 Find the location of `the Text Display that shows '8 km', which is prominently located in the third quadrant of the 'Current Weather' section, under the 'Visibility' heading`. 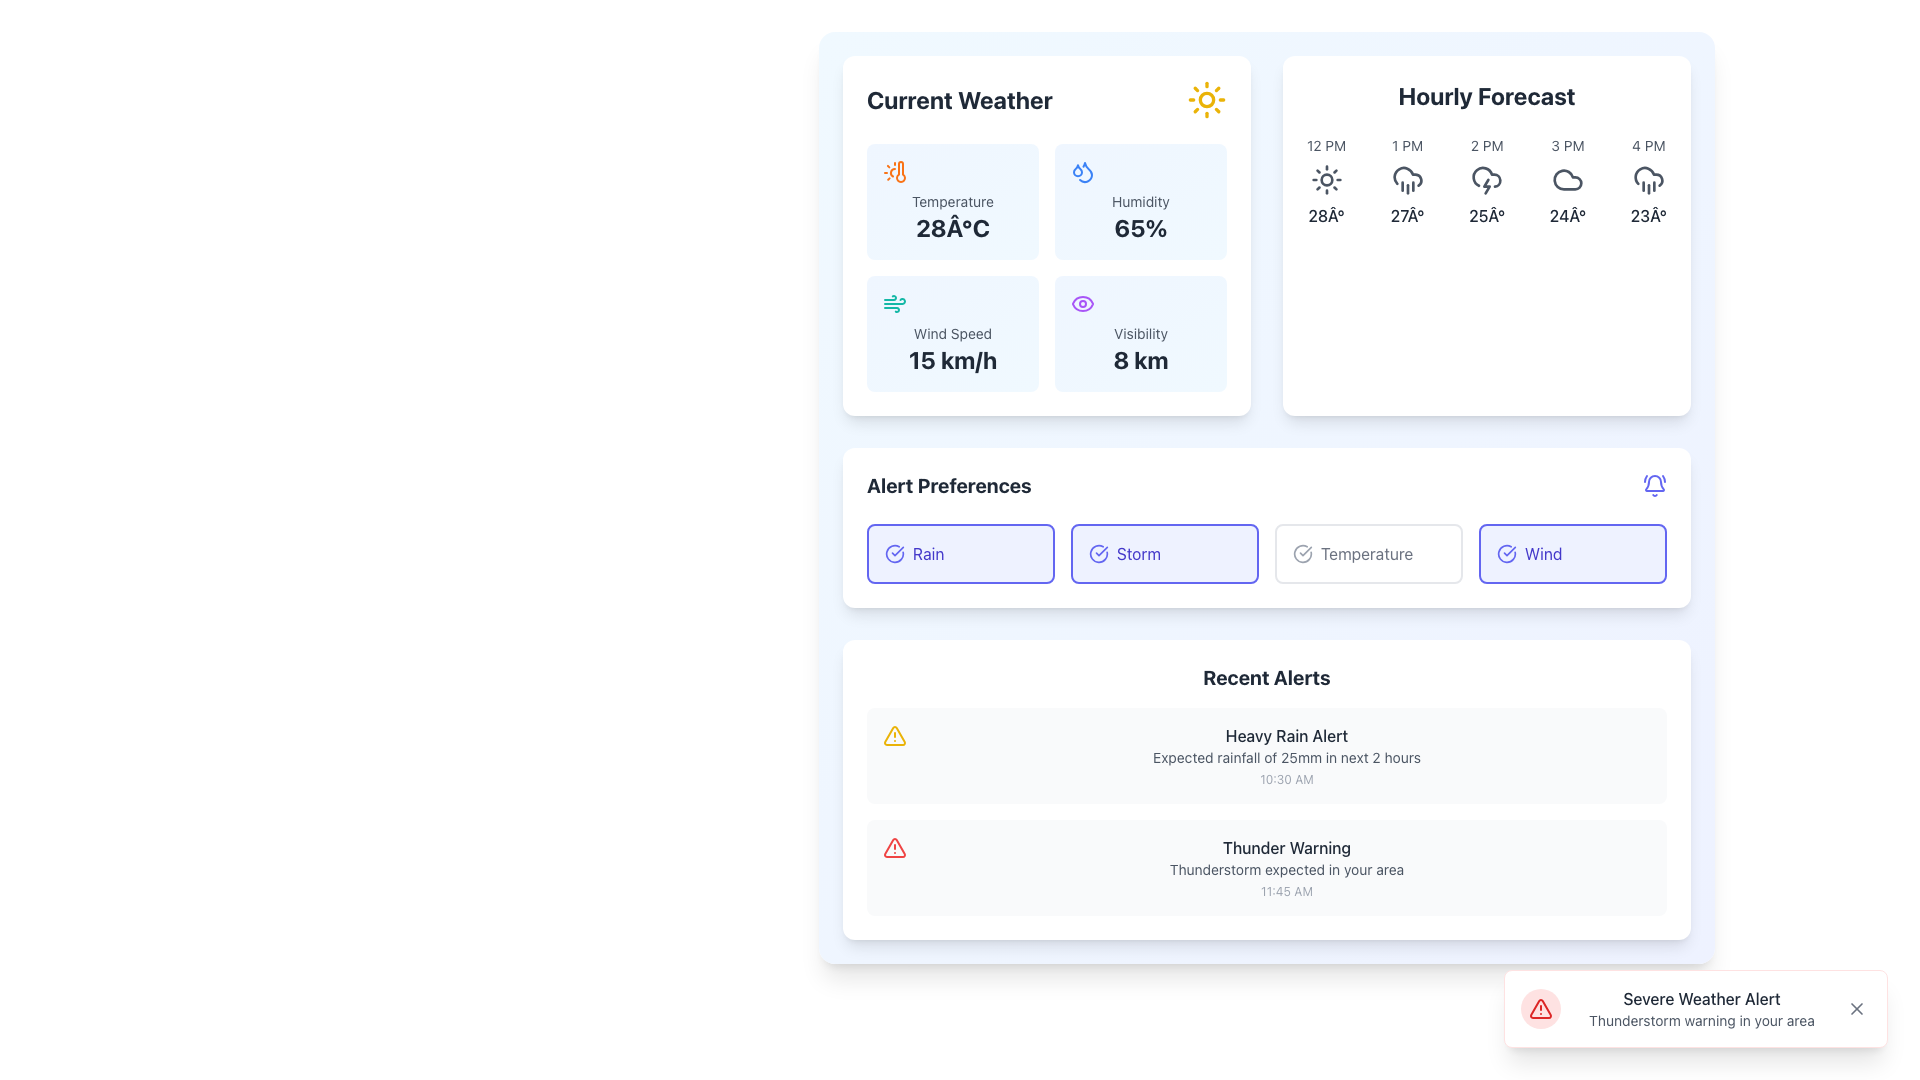

the Text Display that shows '8 km', which is prominently located in the third quadrant of the 'Current Weather' section, under the 'Visibility' heading is located at coordinates (1141, 358).